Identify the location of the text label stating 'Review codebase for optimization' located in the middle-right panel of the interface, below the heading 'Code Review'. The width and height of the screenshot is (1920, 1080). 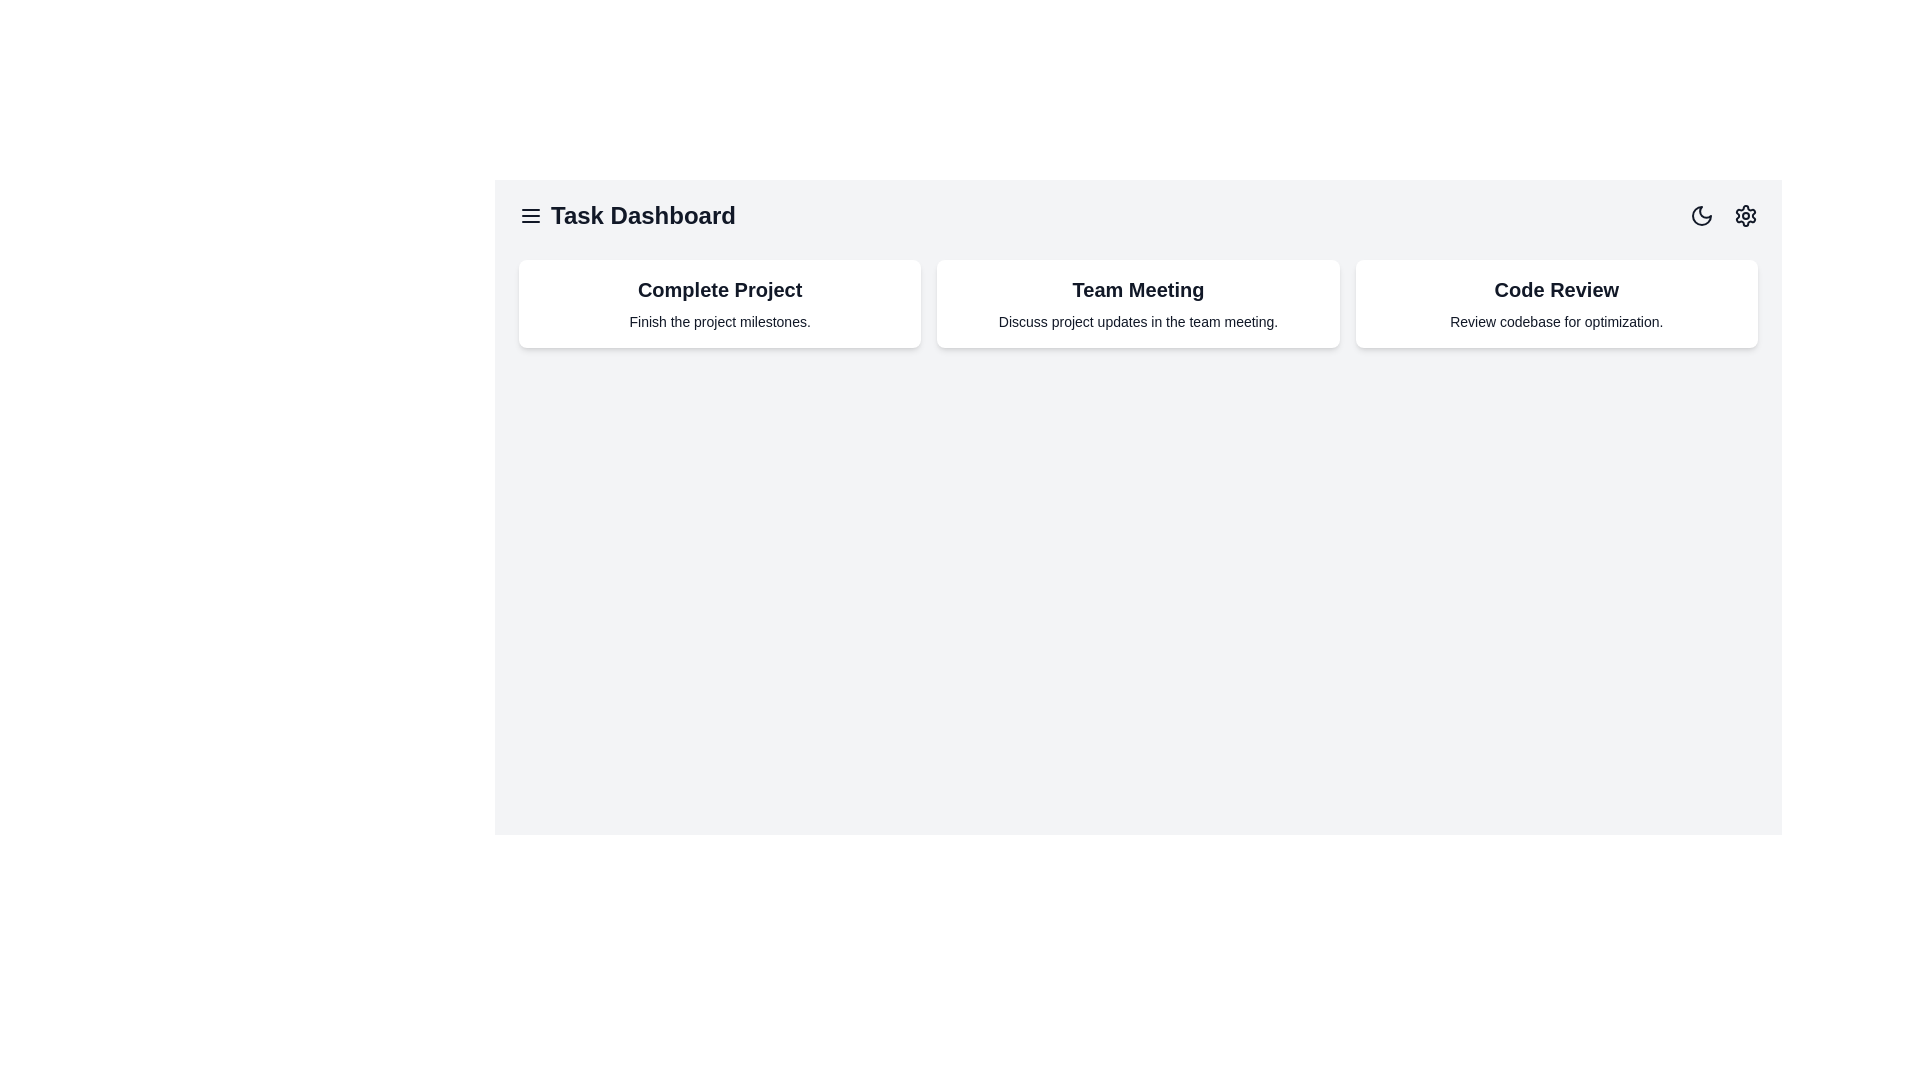
(1555, 320).